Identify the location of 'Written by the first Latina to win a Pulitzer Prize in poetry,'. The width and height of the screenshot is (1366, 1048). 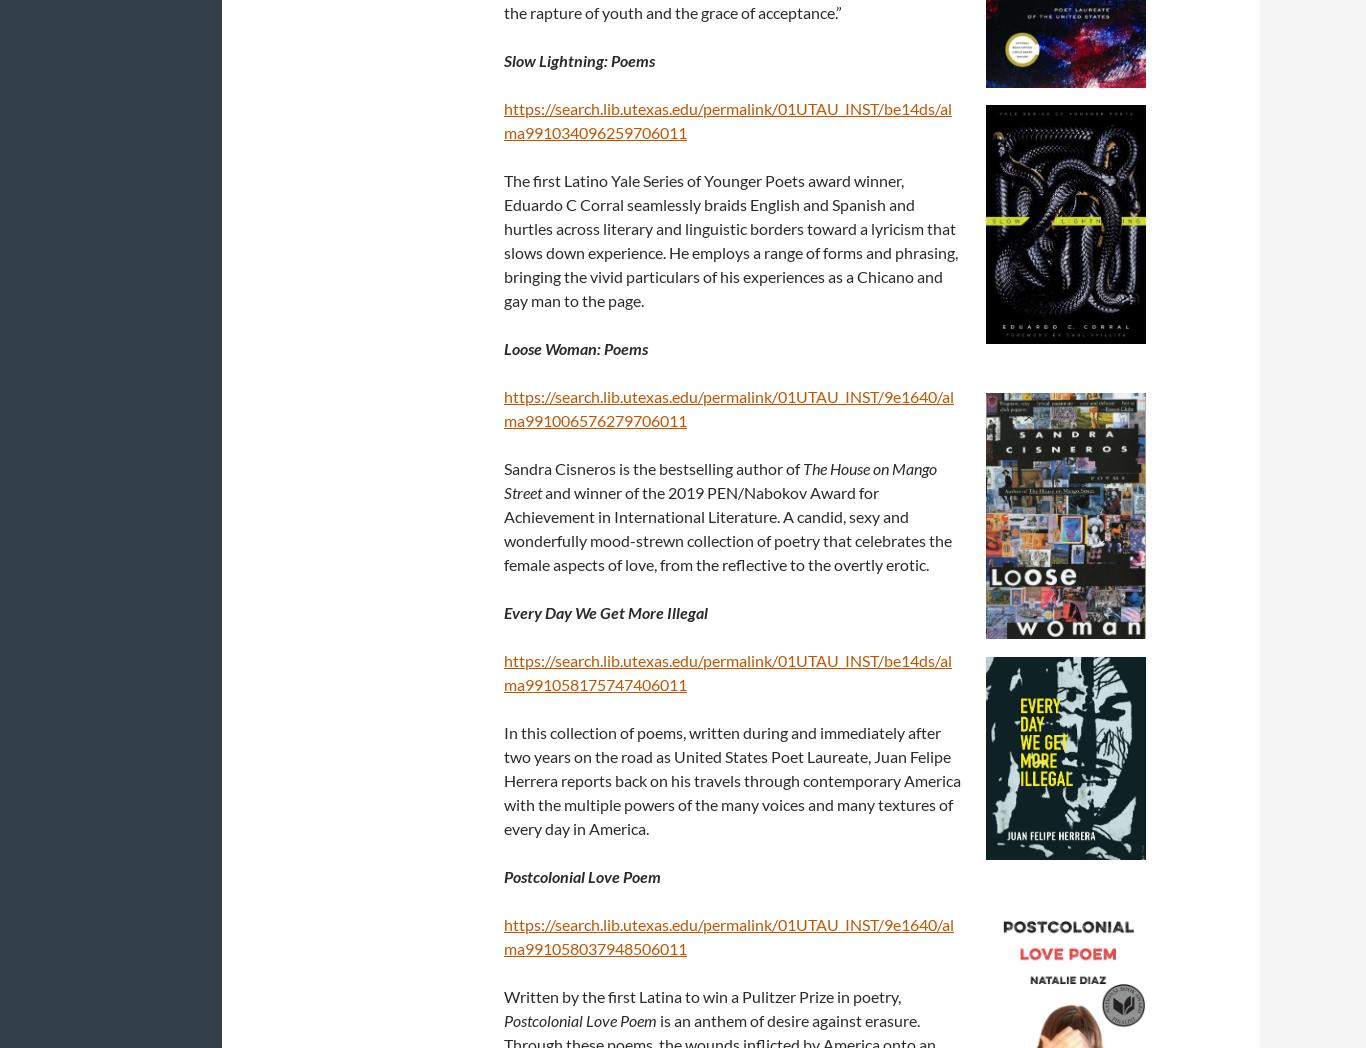
(702, 994).